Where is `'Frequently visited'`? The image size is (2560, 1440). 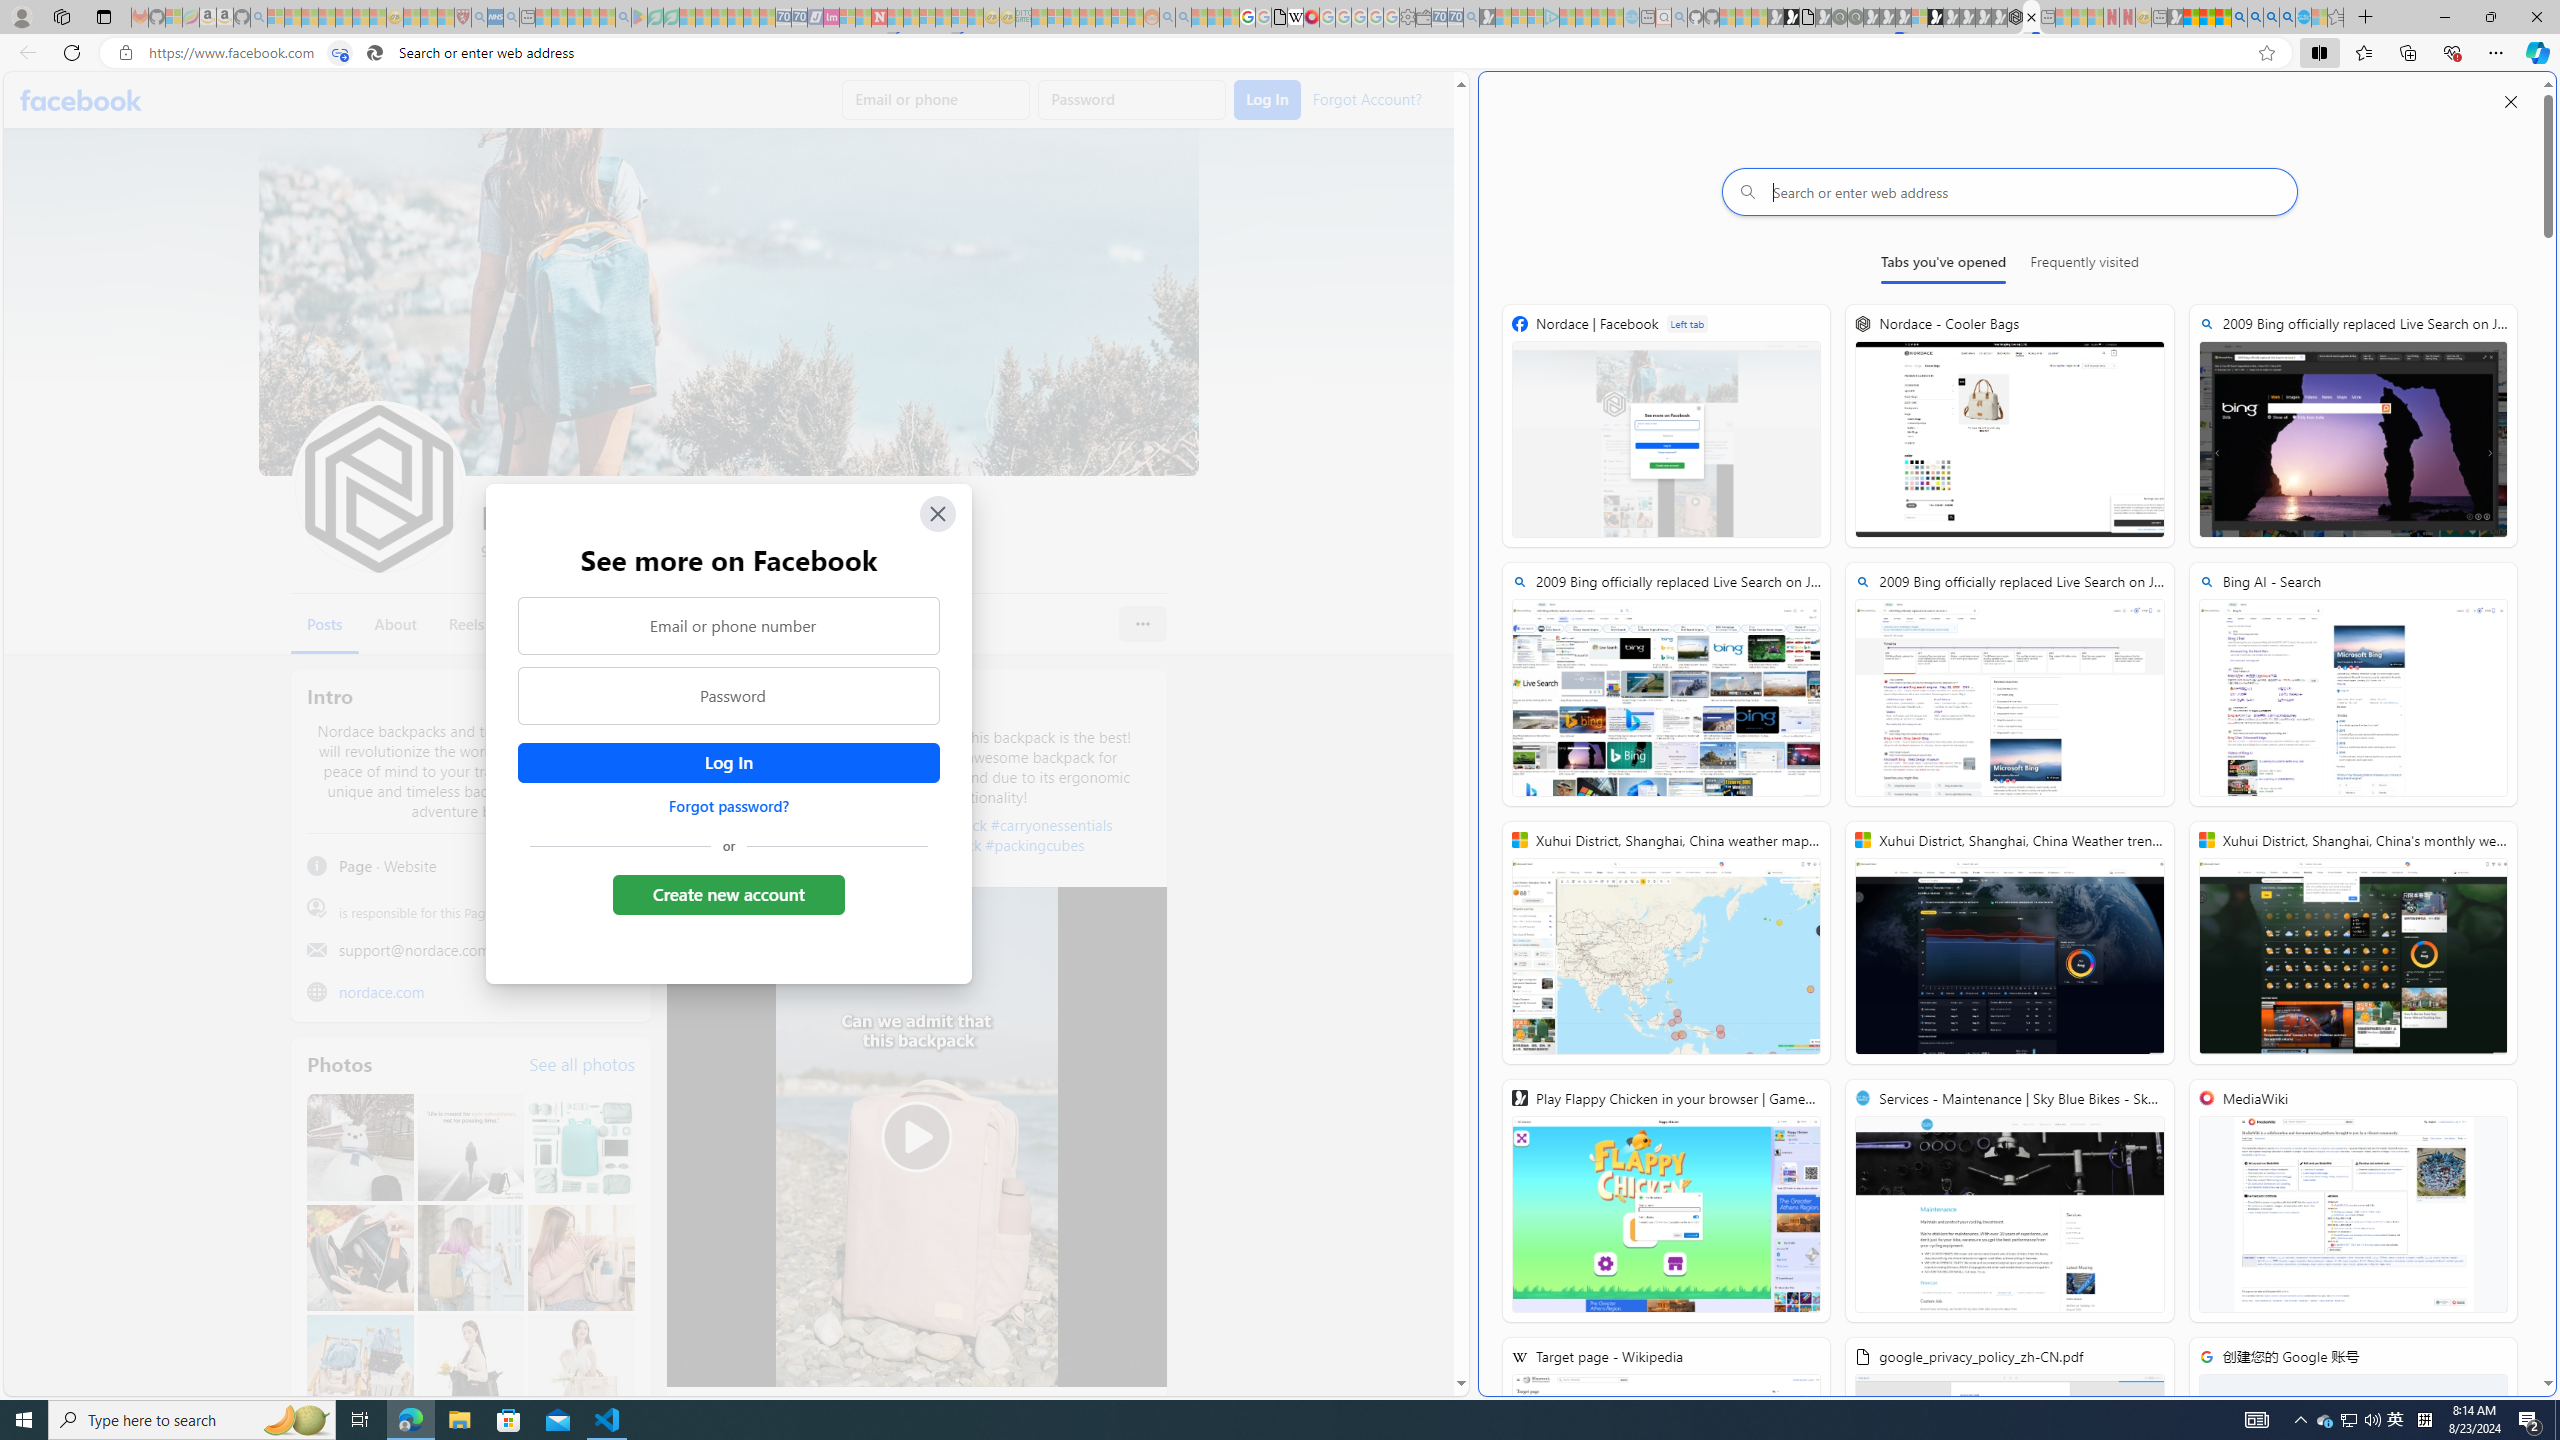
'Frequently visited' is located at coordinates (2084, 265).